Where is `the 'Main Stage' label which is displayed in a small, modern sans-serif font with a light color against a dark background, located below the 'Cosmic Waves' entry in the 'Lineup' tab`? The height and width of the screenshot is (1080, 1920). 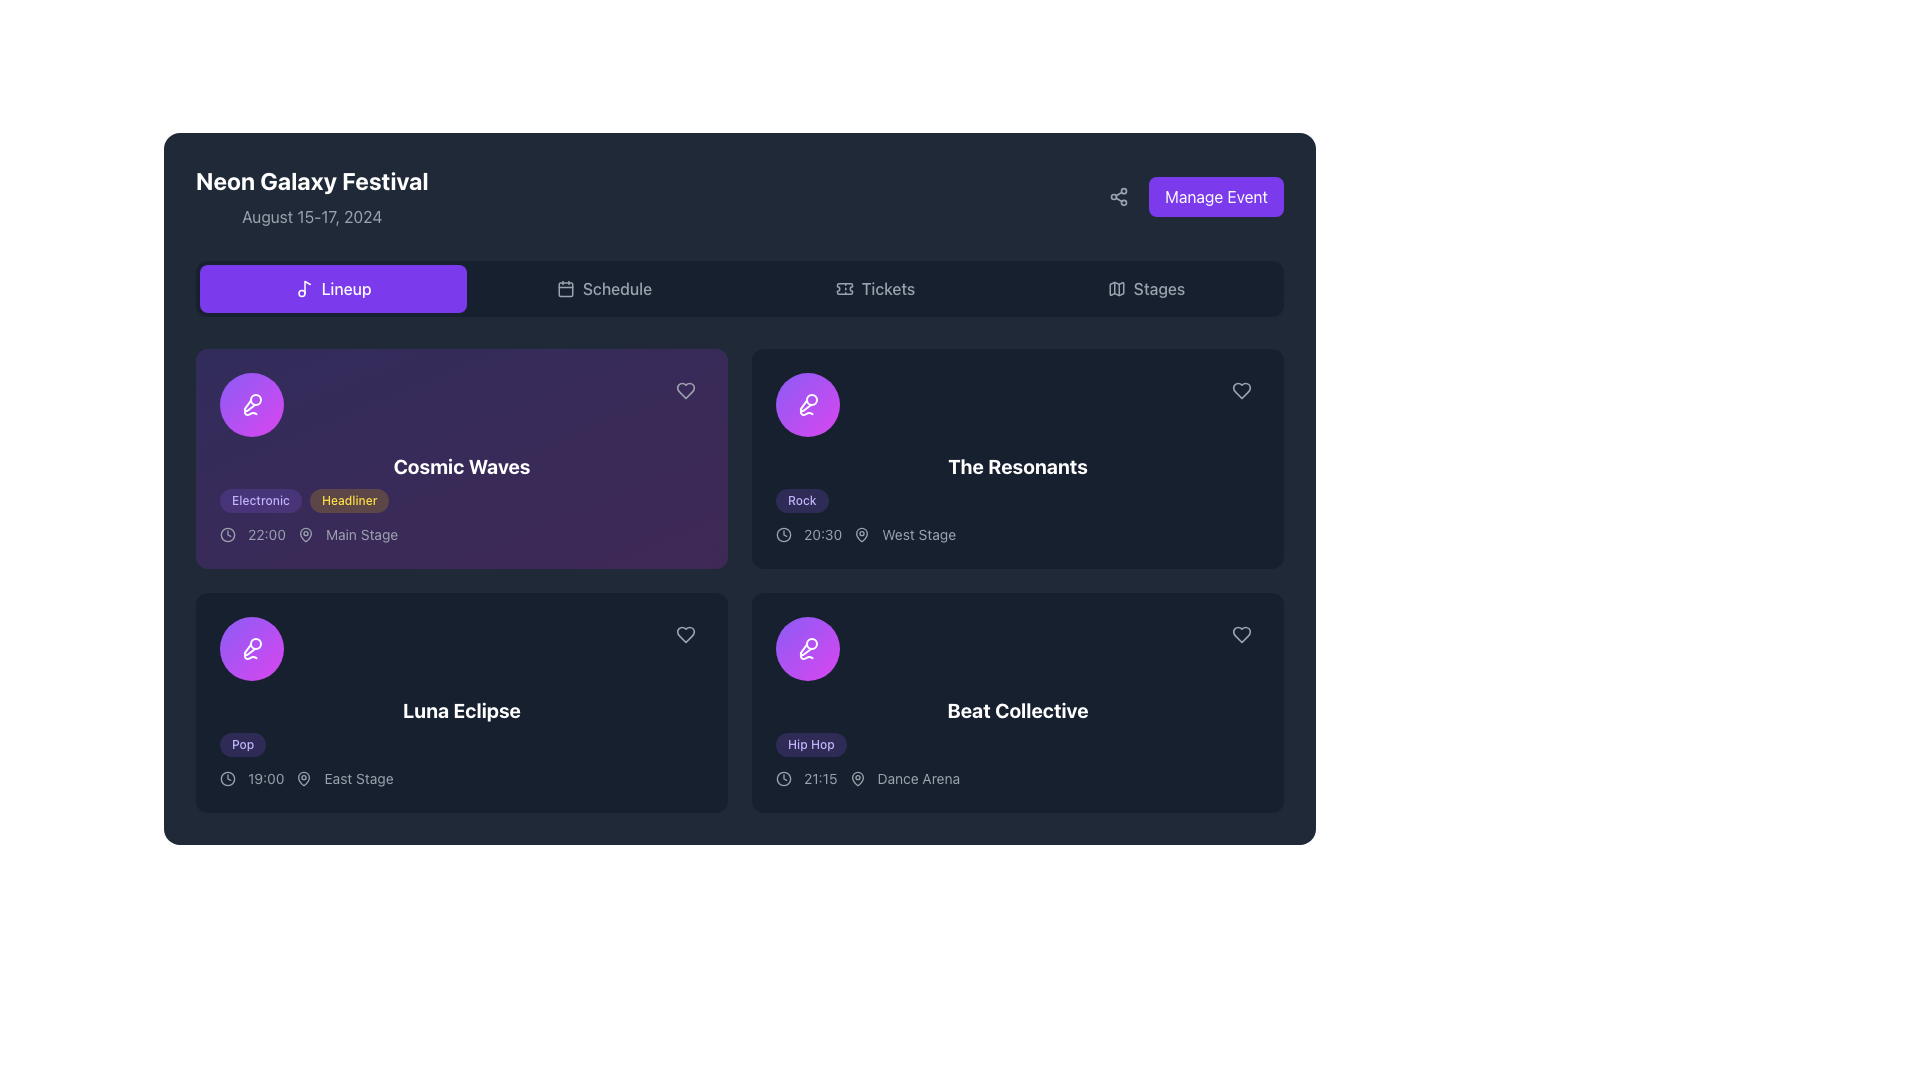
the 'Main Stage' label which is displayed in a small, modern sans-serif font with a light color against a dark background, located below the 'Cosmic Waves' entry in the 'Lineup' tab is located at coordinates (362, 534).